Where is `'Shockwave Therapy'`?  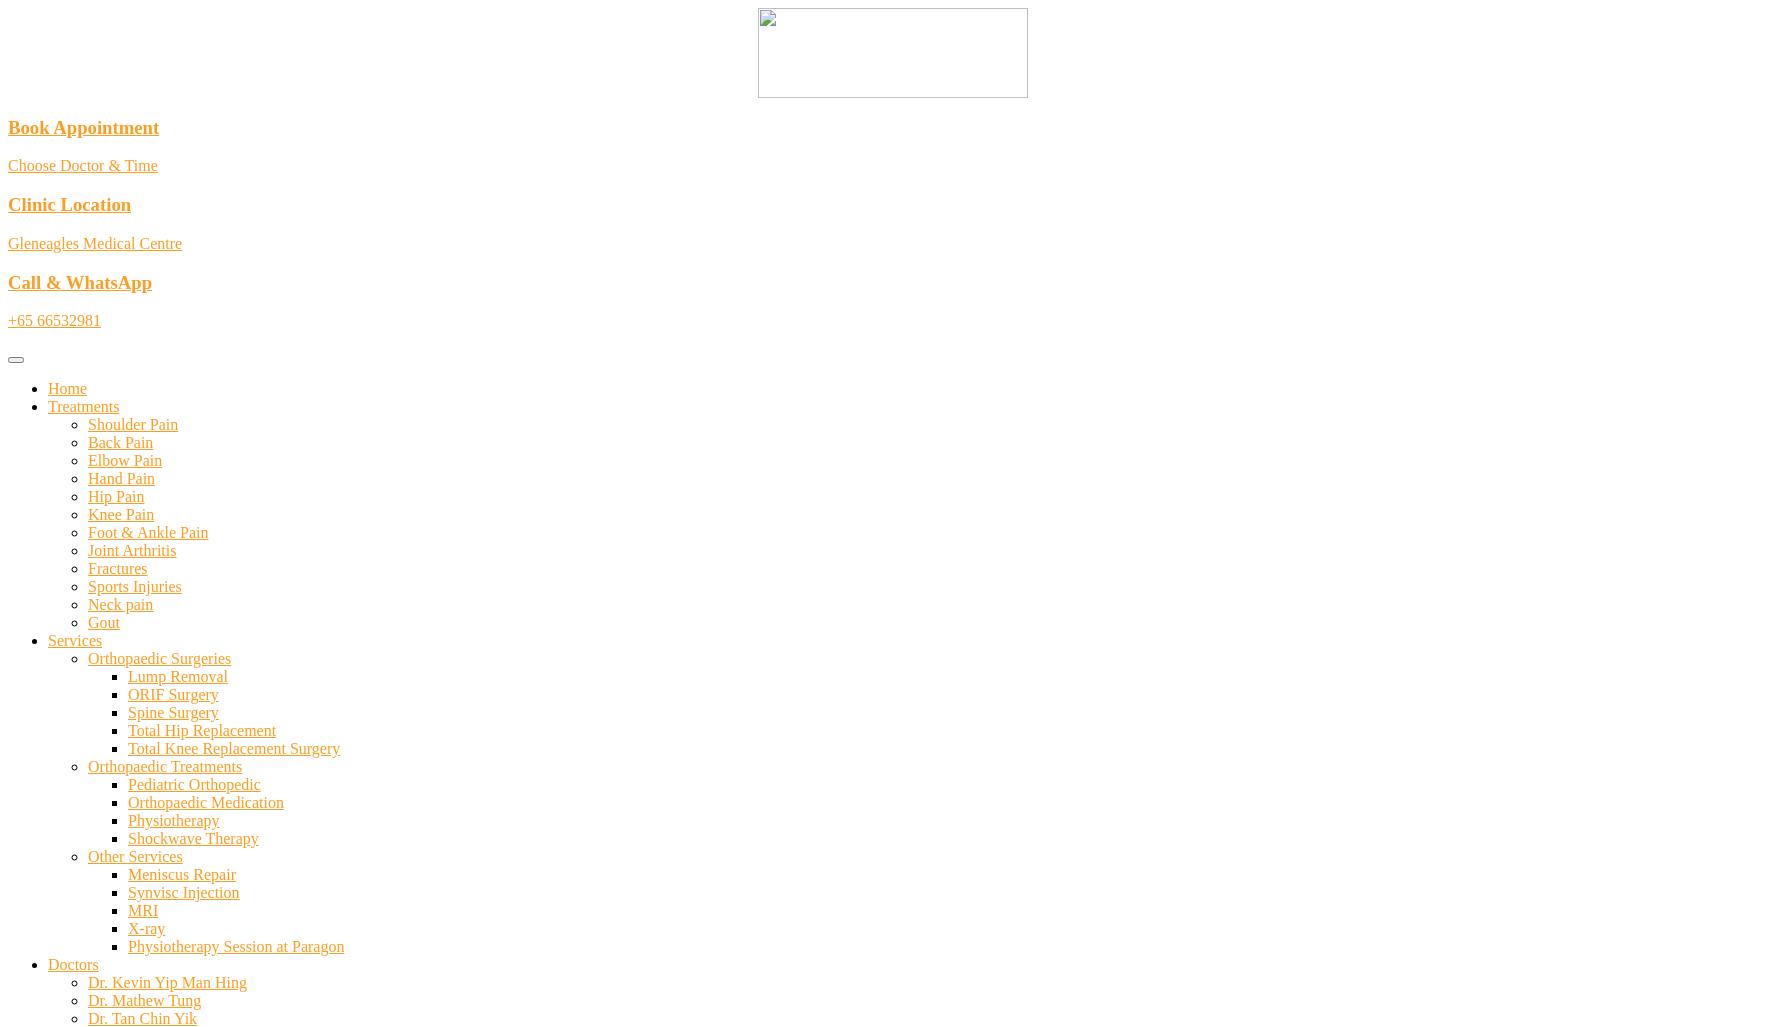 'Shockwave Therapy' is located at coordinates (192, 838).